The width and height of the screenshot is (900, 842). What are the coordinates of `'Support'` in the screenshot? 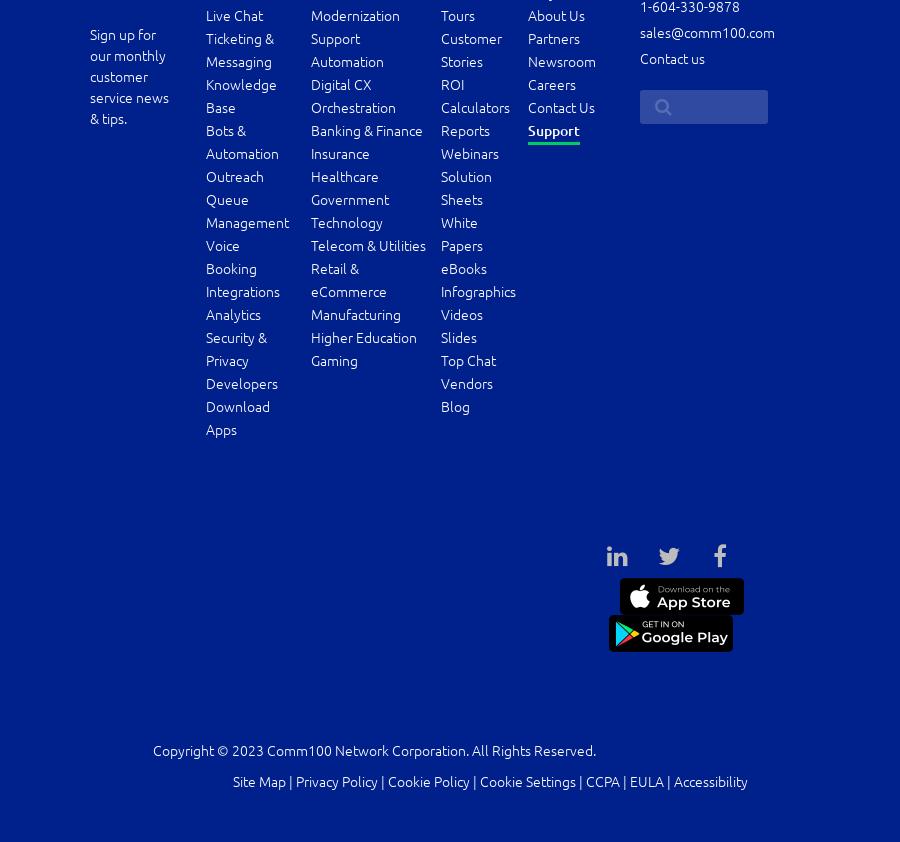 It's located at (527, 128).